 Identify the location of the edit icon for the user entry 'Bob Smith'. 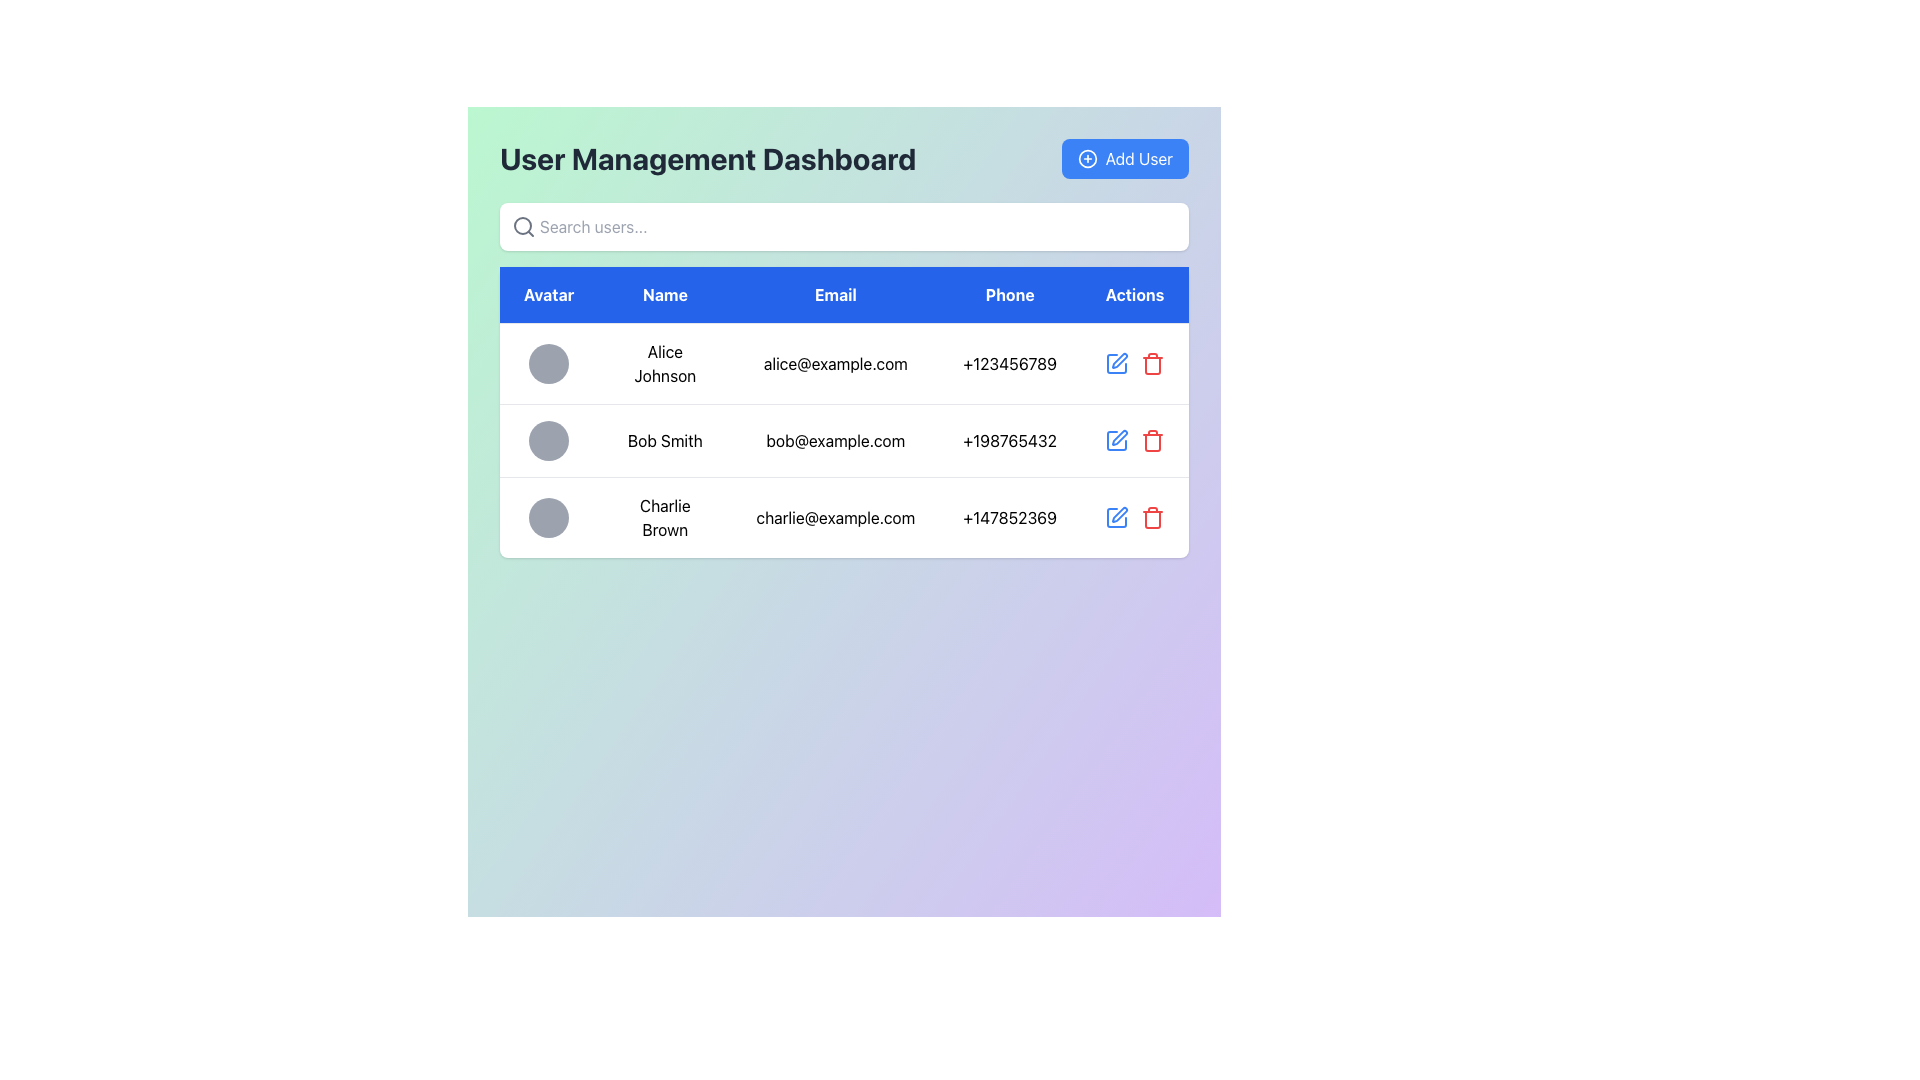
(1118, 437).